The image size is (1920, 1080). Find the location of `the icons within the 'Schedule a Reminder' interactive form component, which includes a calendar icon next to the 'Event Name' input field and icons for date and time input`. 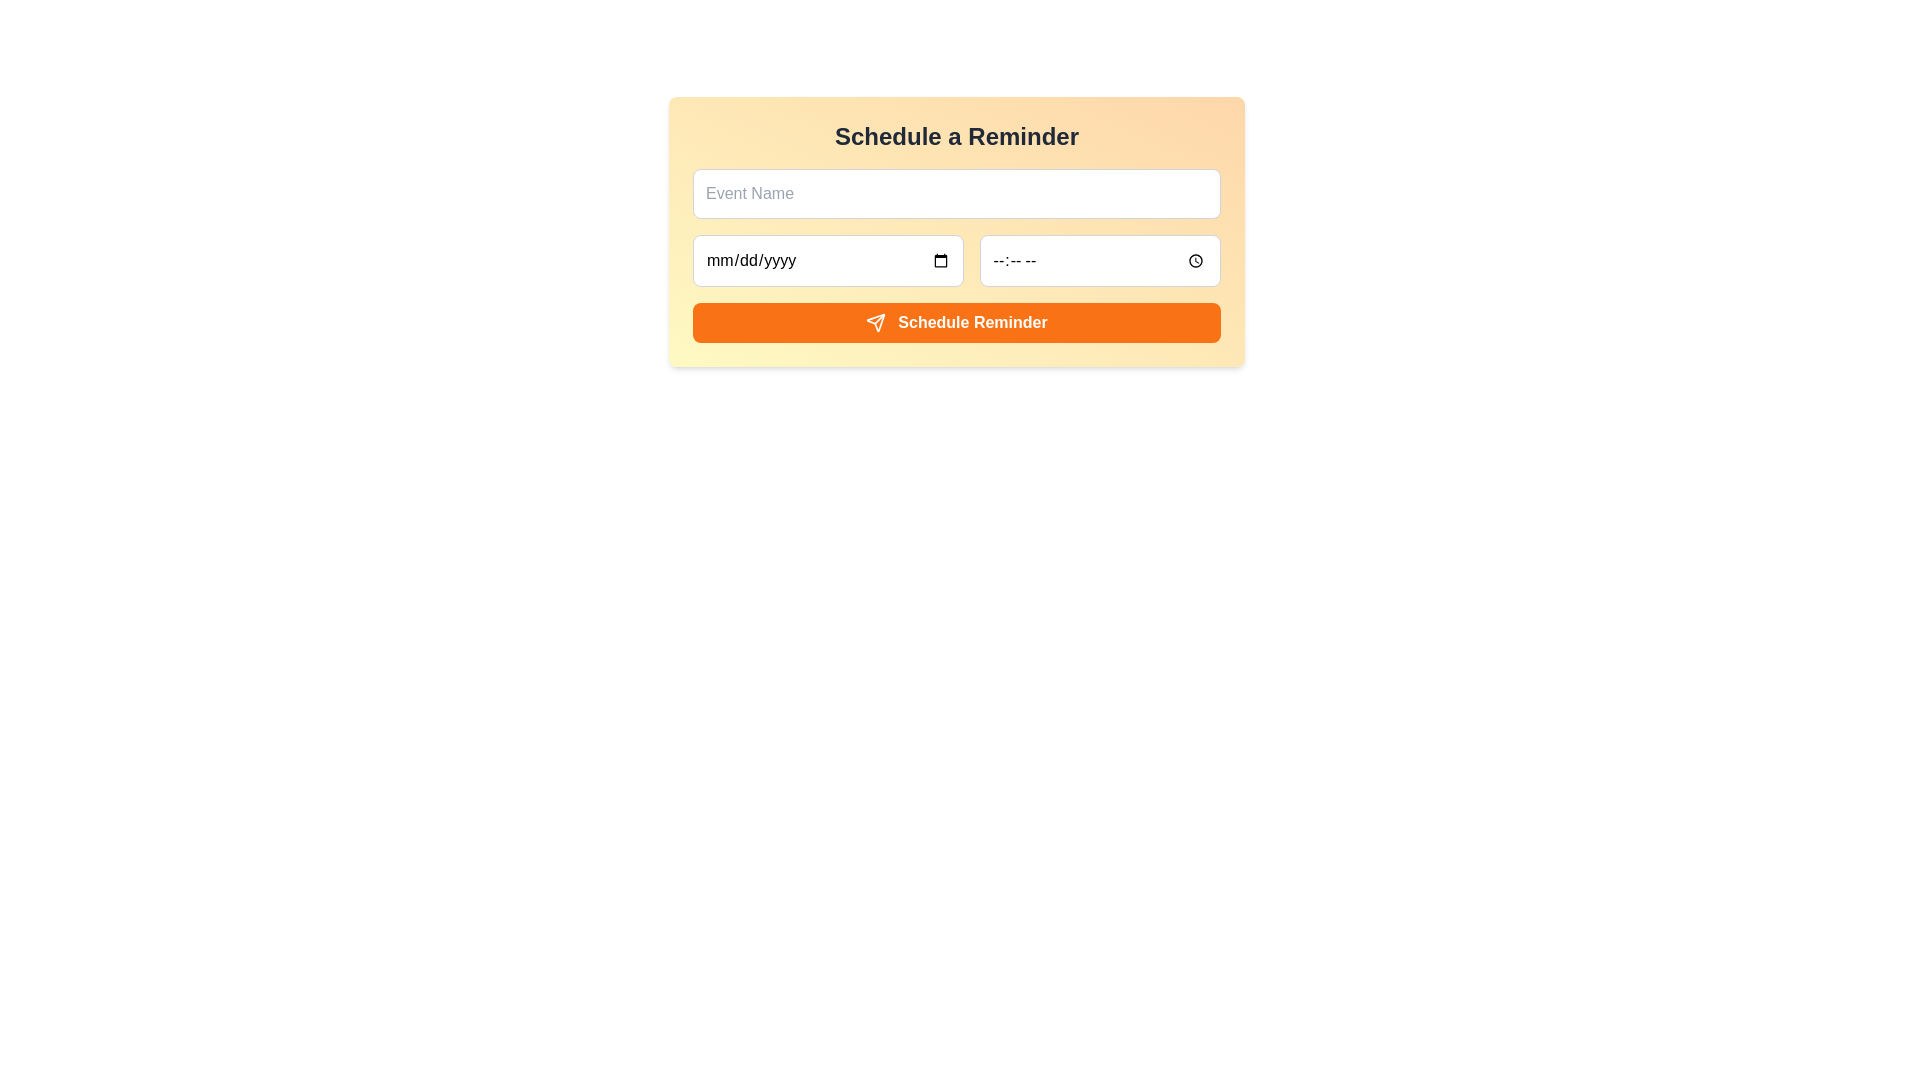

the icons within the 'Schedule a Reminder' interactive form component, which includes a calendar icon next to the 'Event Name' input field and icons for date and time input is located at coordinates (955, 230).